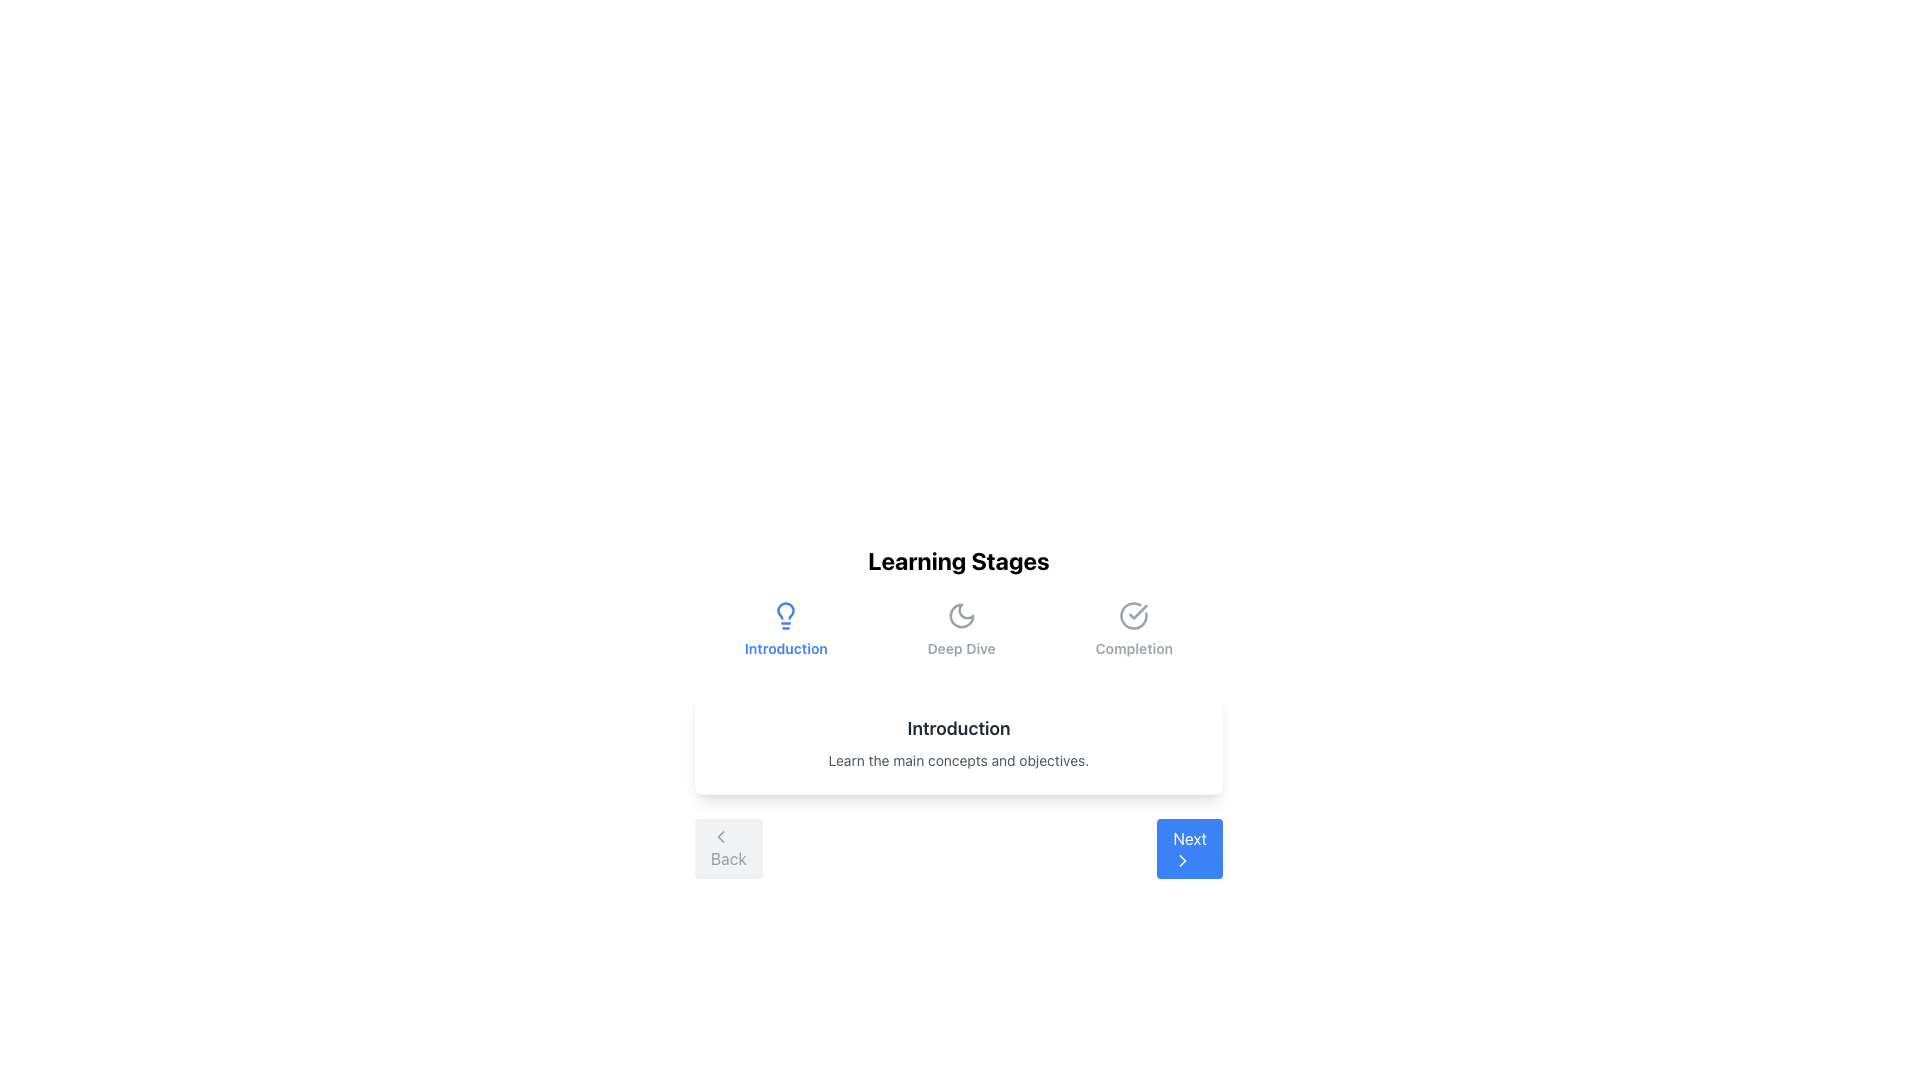 The image size is (1920, 1080). Describe the element at coordinates (720, 837) in the screenshot. I see `the left-pointing chevron icon that indicates backward navigation associated with the 'Back' button` at that location.